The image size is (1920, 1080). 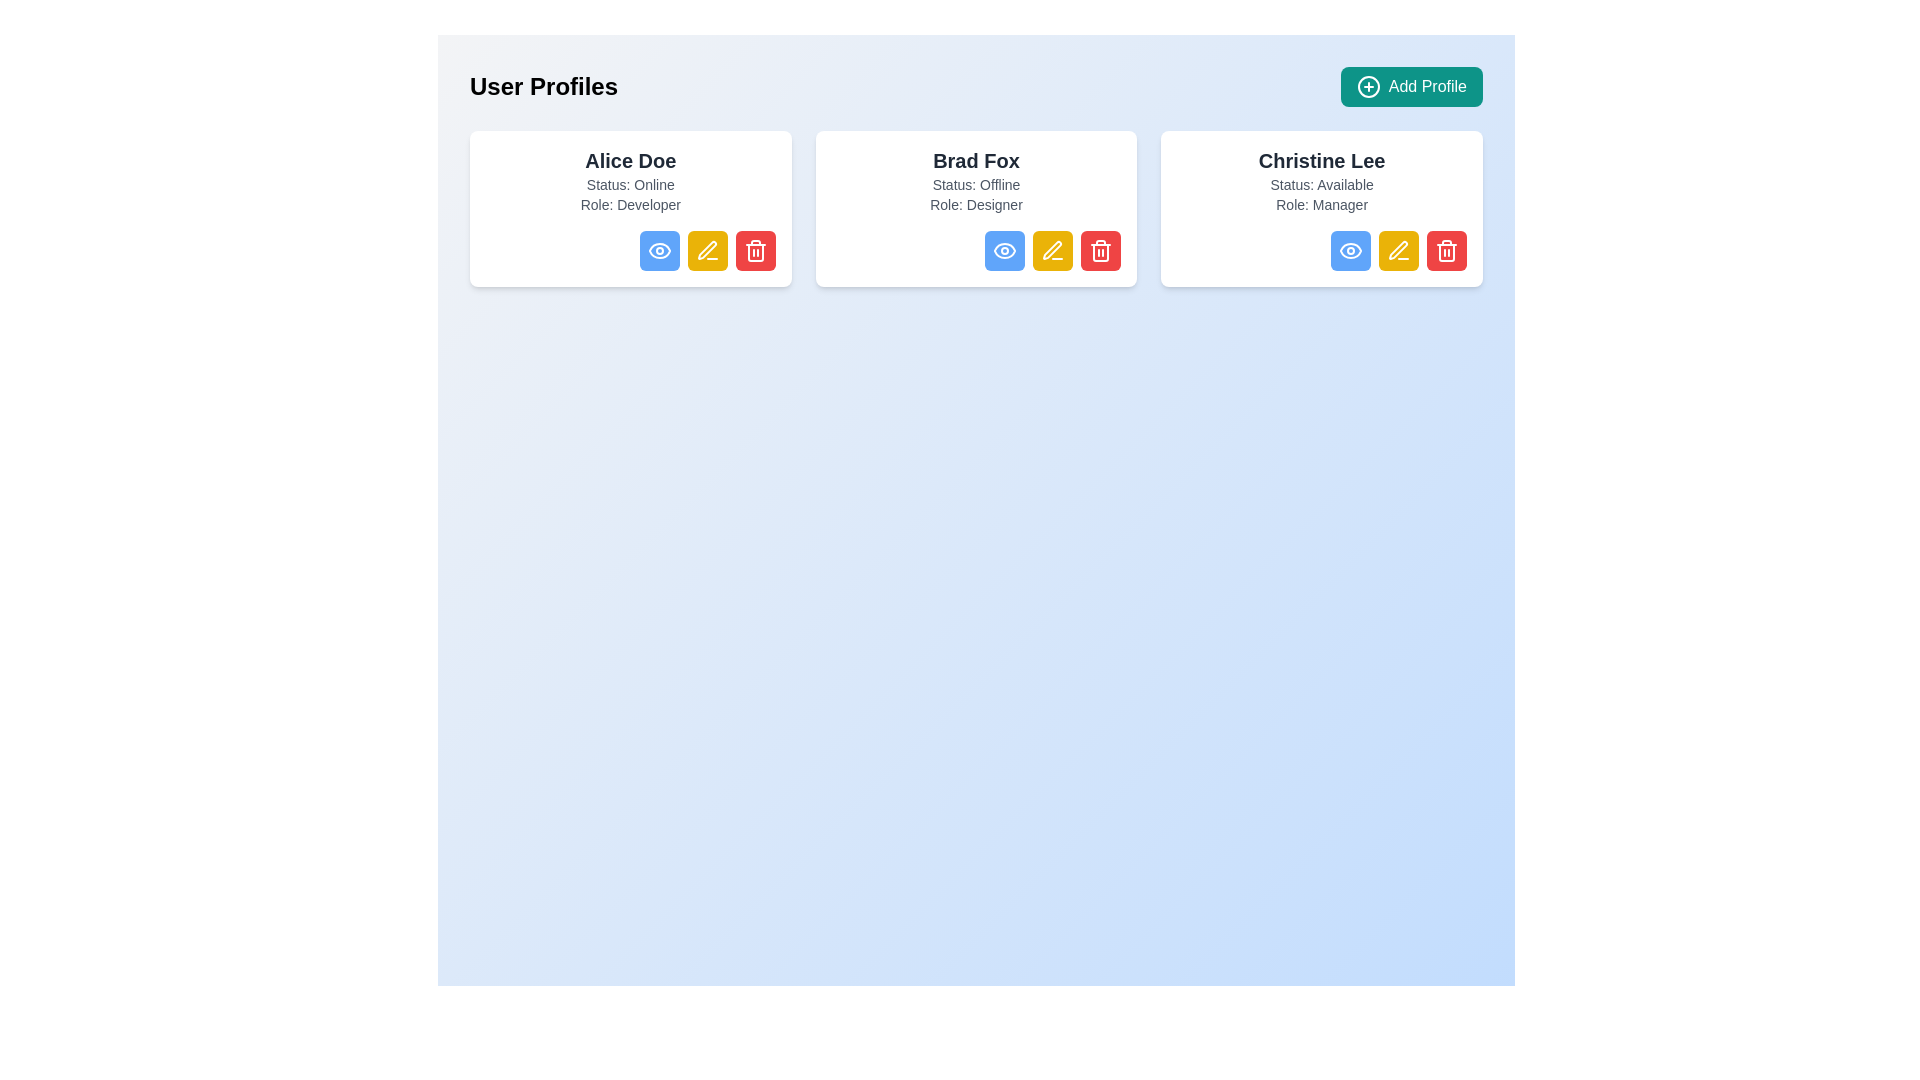 What do you see at coordinates (1051, 249) in the screenshot?
I see `the yellow pencil icon, which is the second icon in a row of three, located at the bottom center of the user card for 'Brad Fox'` at bounding box center [1051, 249].